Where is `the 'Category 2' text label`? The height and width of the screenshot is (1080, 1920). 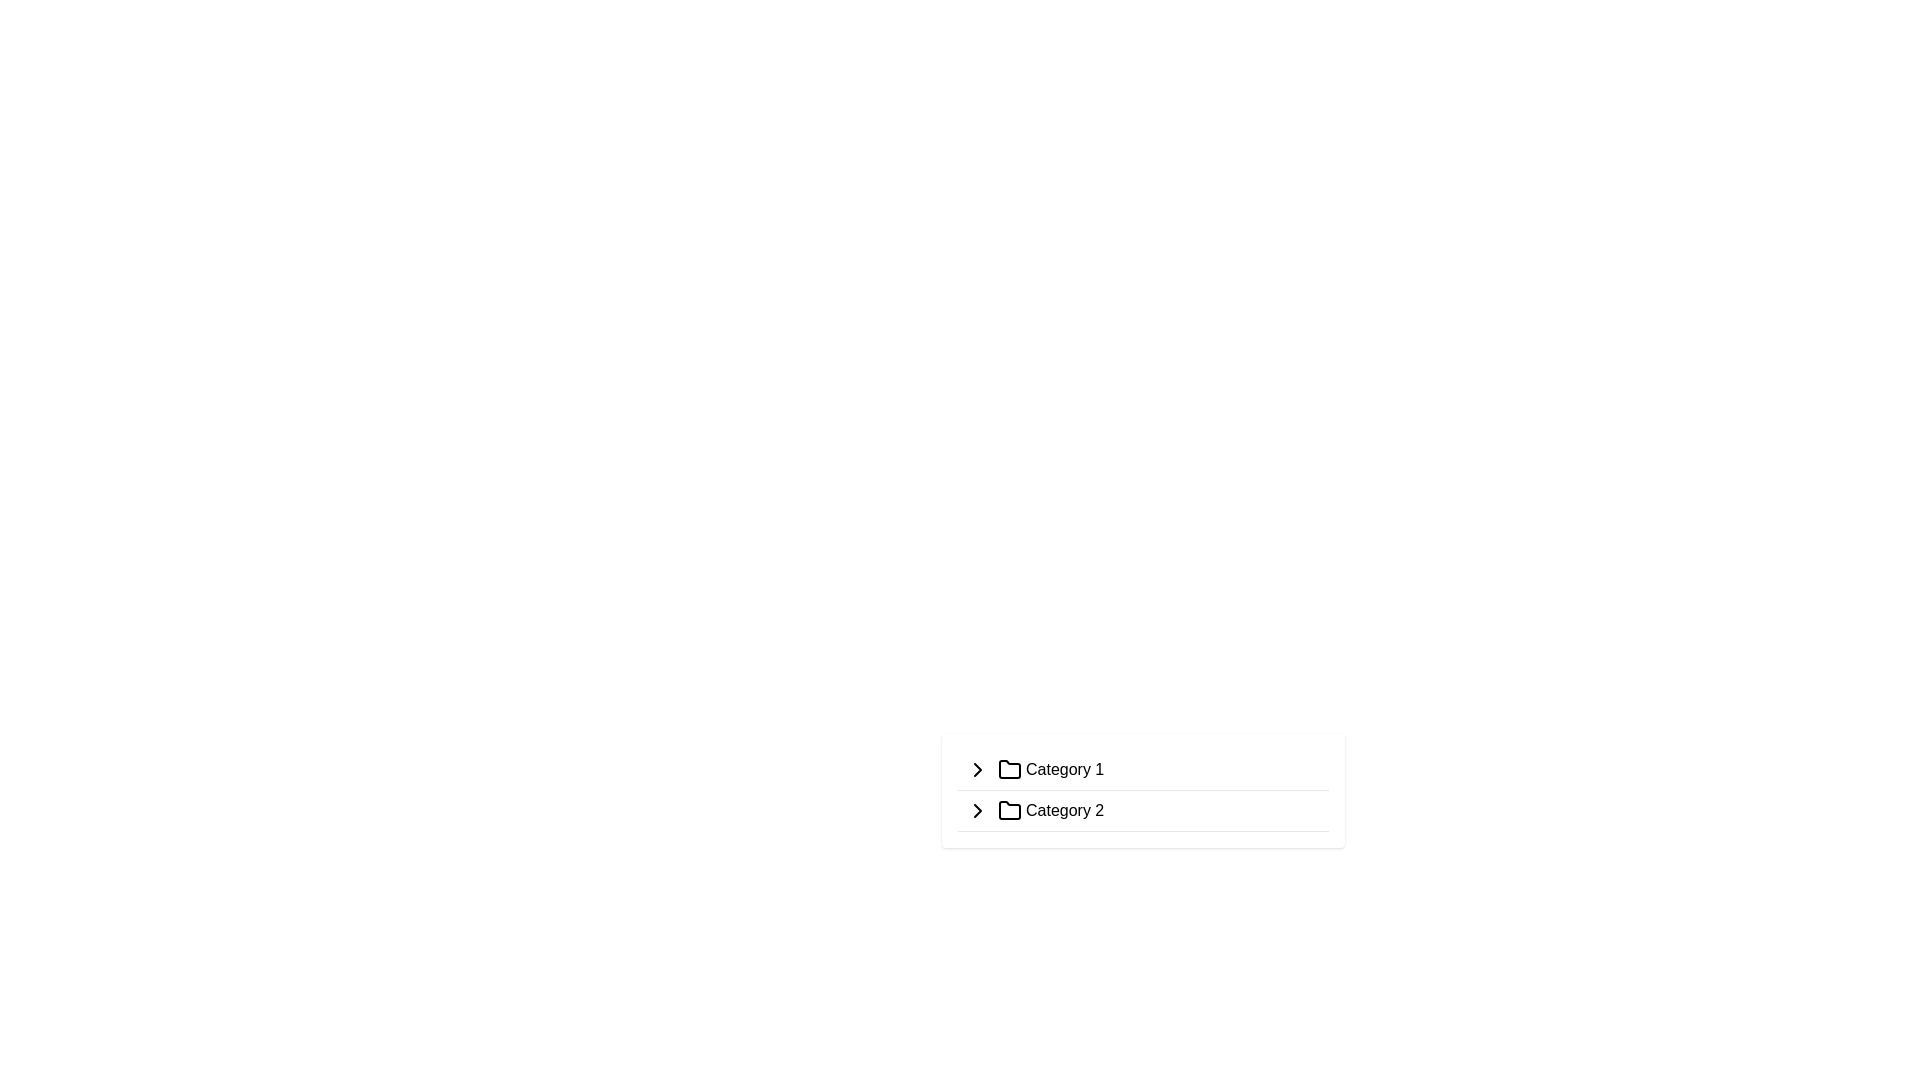
the 'Category 2' text label is located at coordinates (1064, 810).